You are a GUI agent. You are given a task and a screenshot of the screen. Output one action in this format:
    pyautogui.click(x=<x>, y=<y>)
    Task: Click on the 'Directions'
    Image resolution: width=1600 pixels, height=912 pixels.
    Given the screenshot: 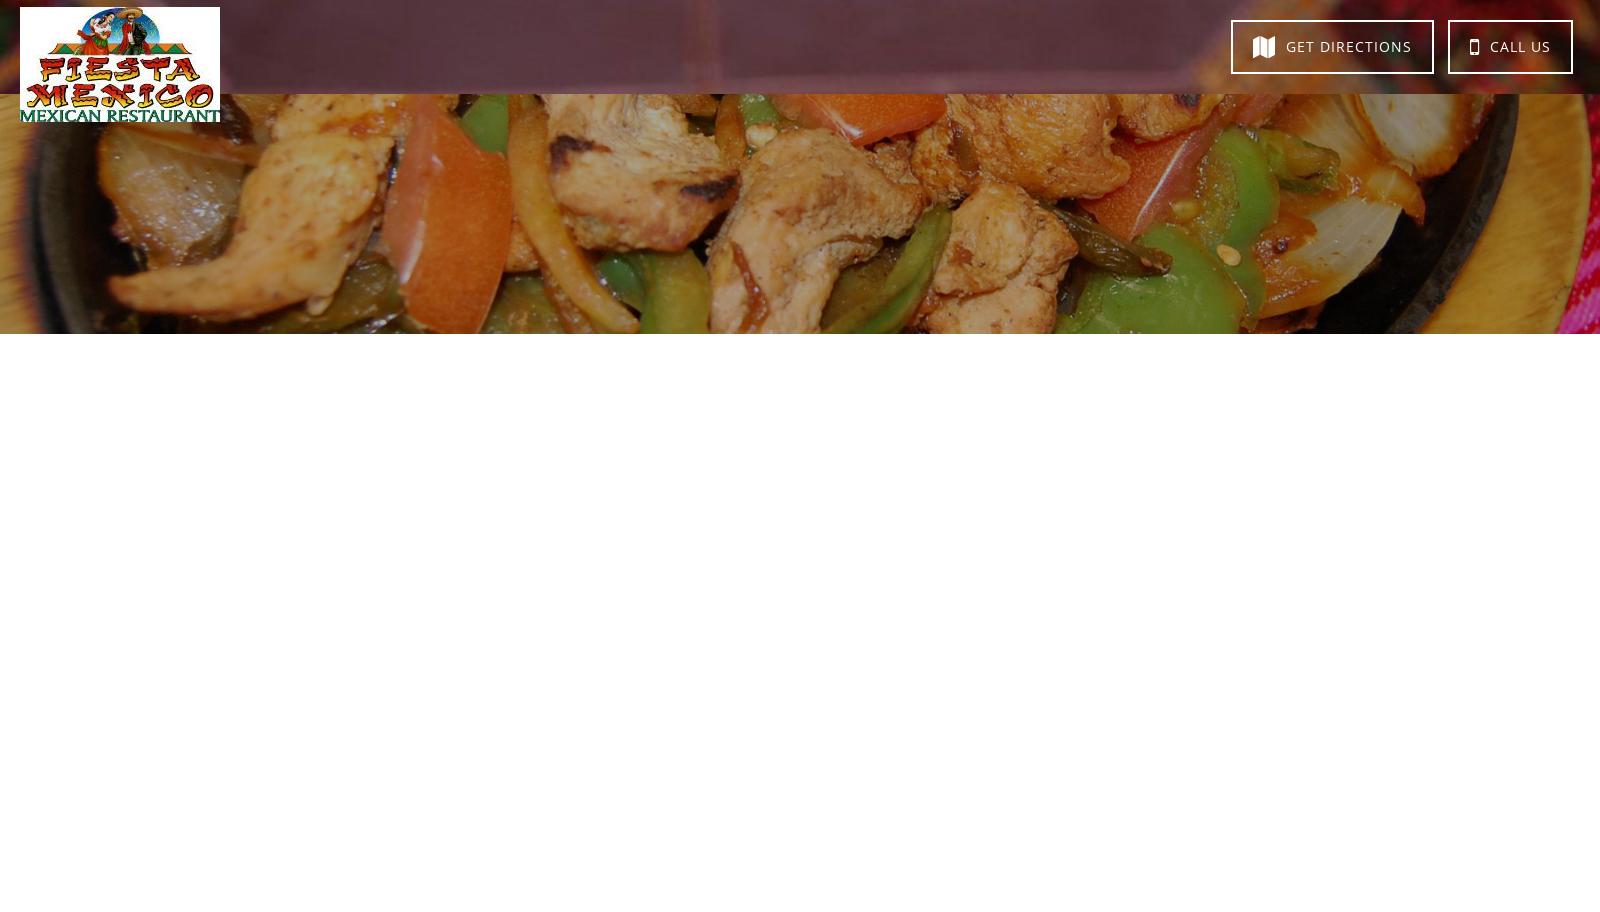 What is the action you would take?
    pyautogui.click(x=722, y=43)
    